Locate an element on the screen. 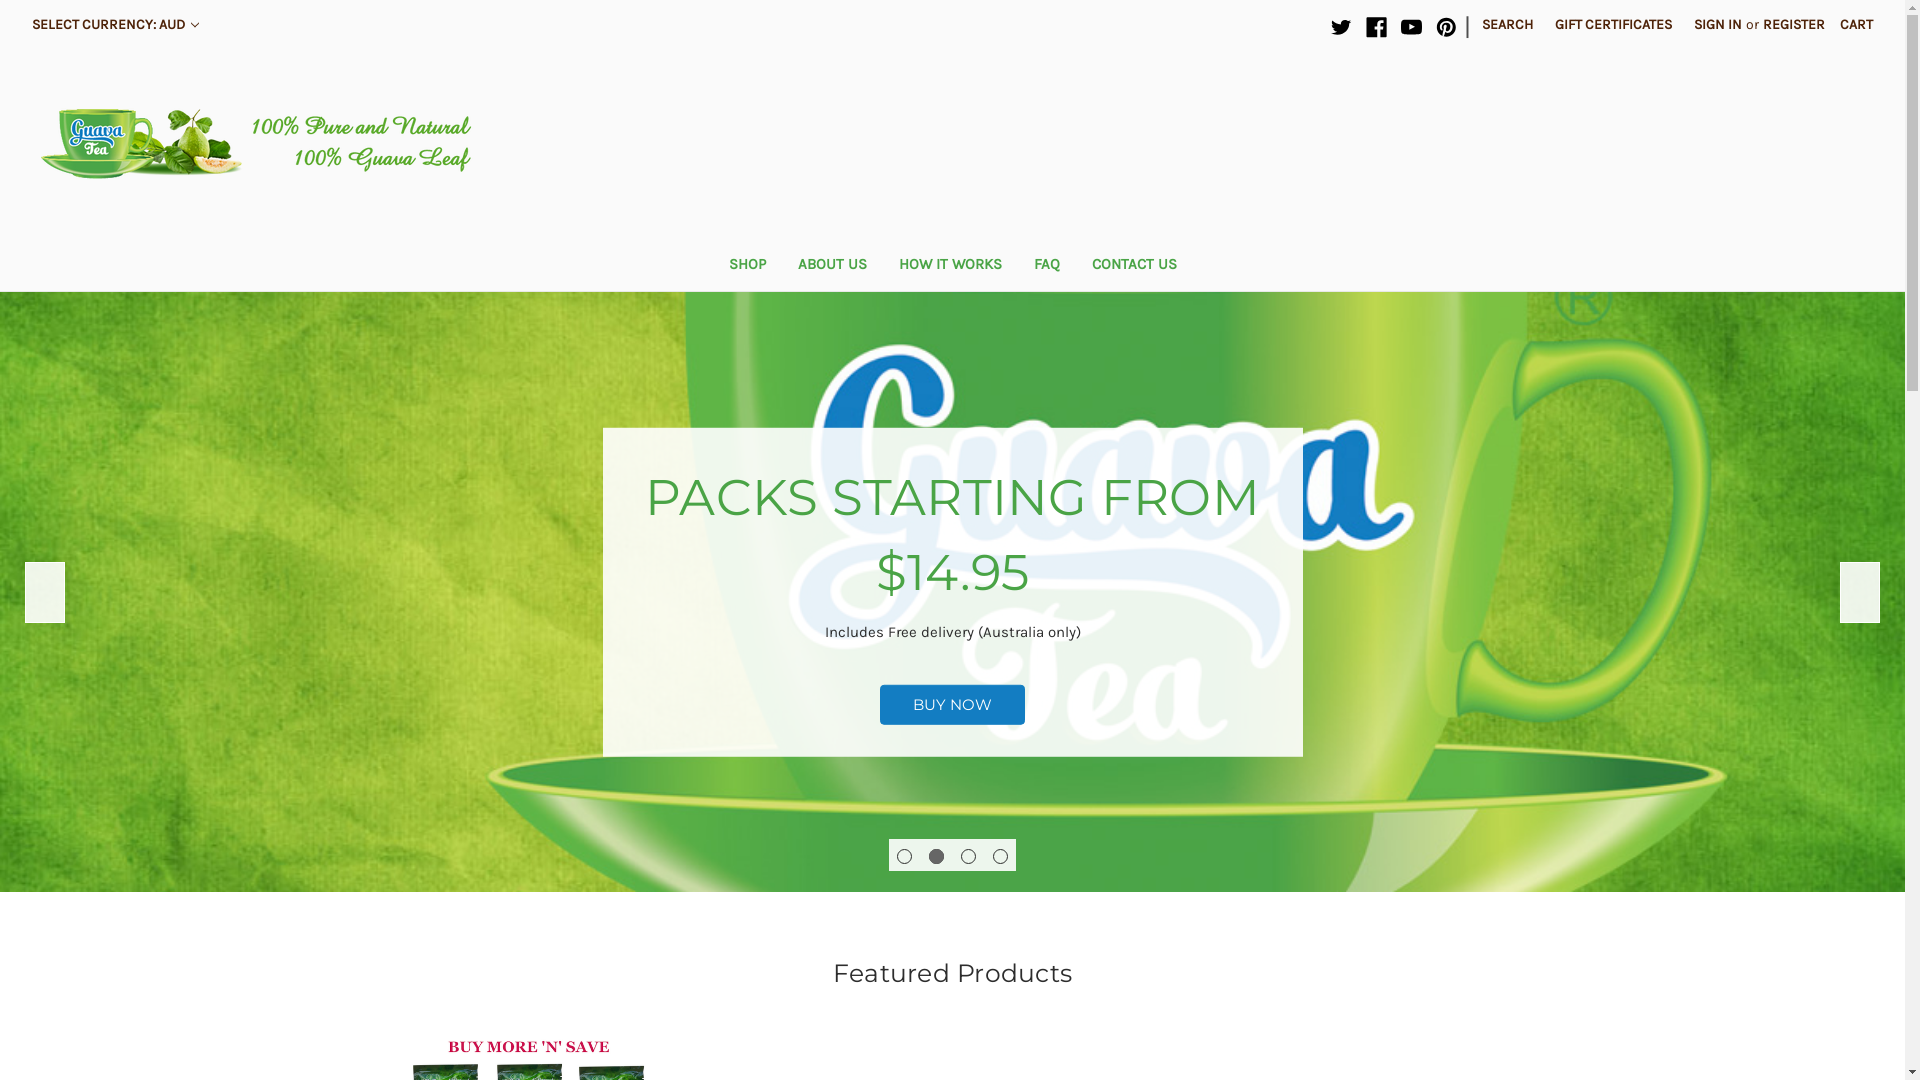 Image resolution: width=1920 pixels, height=1080 pixels. 'SIGN IN' is located at coordinates (1682, 24).